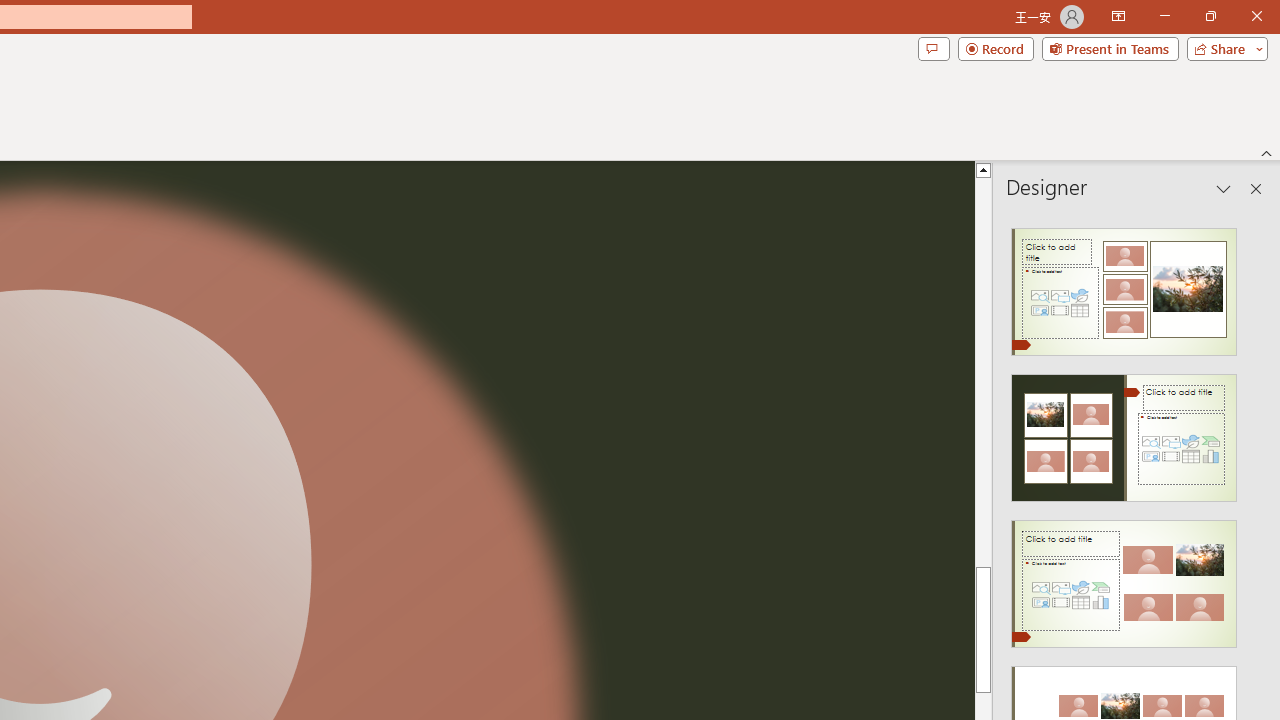 This screenshot has height=720, width=1280. What do you see at coordinates (1222, 47) in the screenshot?
I see `'Share'` at bounding box center [1222, 47].